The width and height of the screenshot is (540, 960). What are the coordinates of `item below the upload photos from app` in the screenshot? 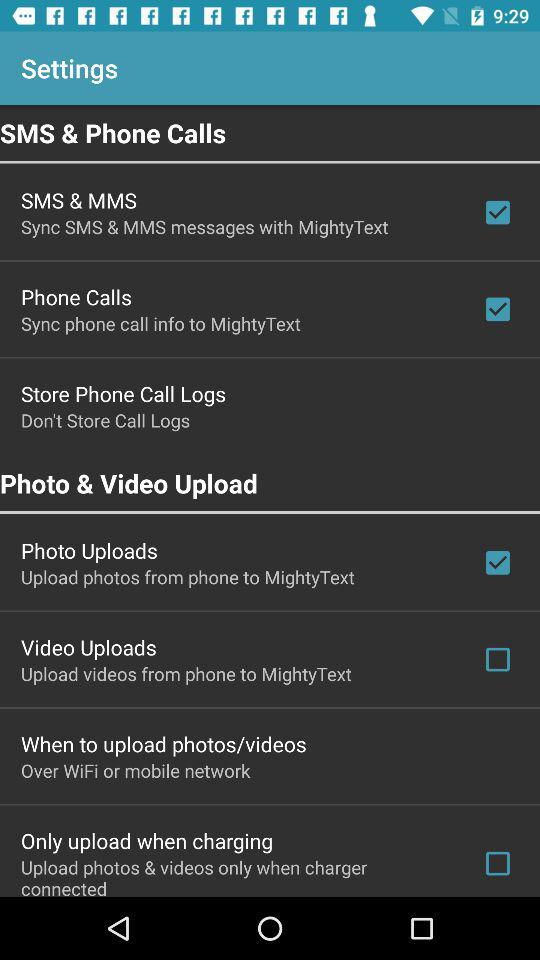 It's located at (87, 646).